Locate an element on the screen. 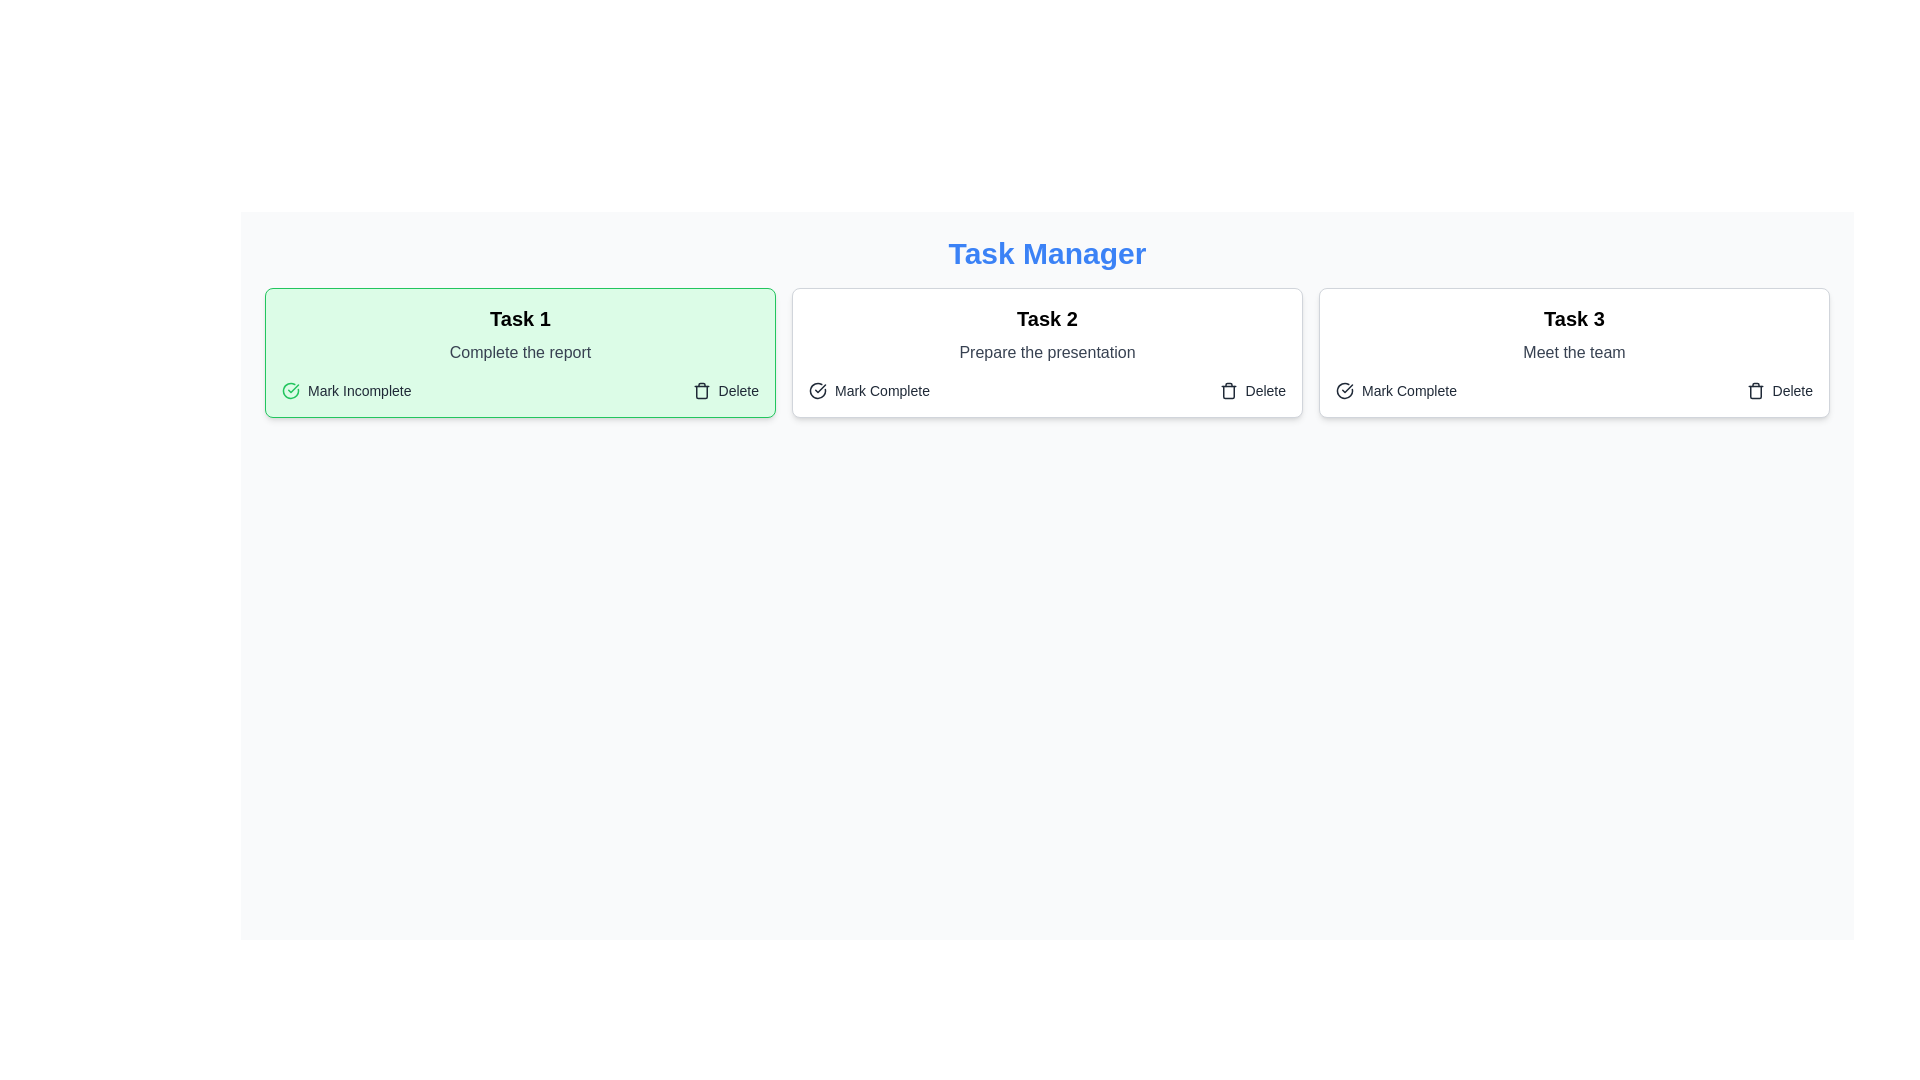 Image resolution: width=1920 pixels, height=1080 pixels. the text label displaying 'Task 2', which is centered within the top of the middle card in a three-card layout is located at coordinates (1046, 318).